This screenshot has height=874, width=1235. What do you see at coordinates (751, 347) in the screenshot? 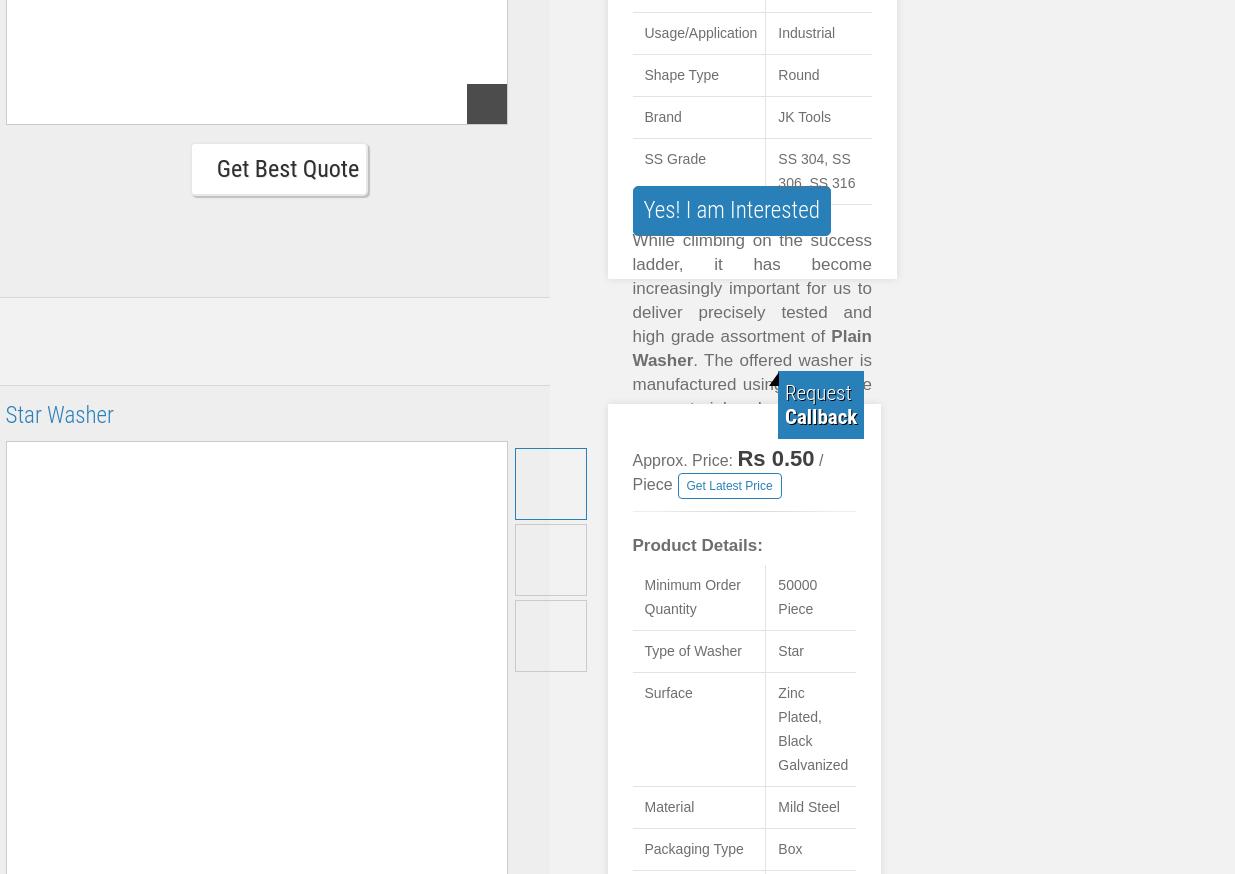
I see `'Plain Washer'` at bounding box center [751, 347].